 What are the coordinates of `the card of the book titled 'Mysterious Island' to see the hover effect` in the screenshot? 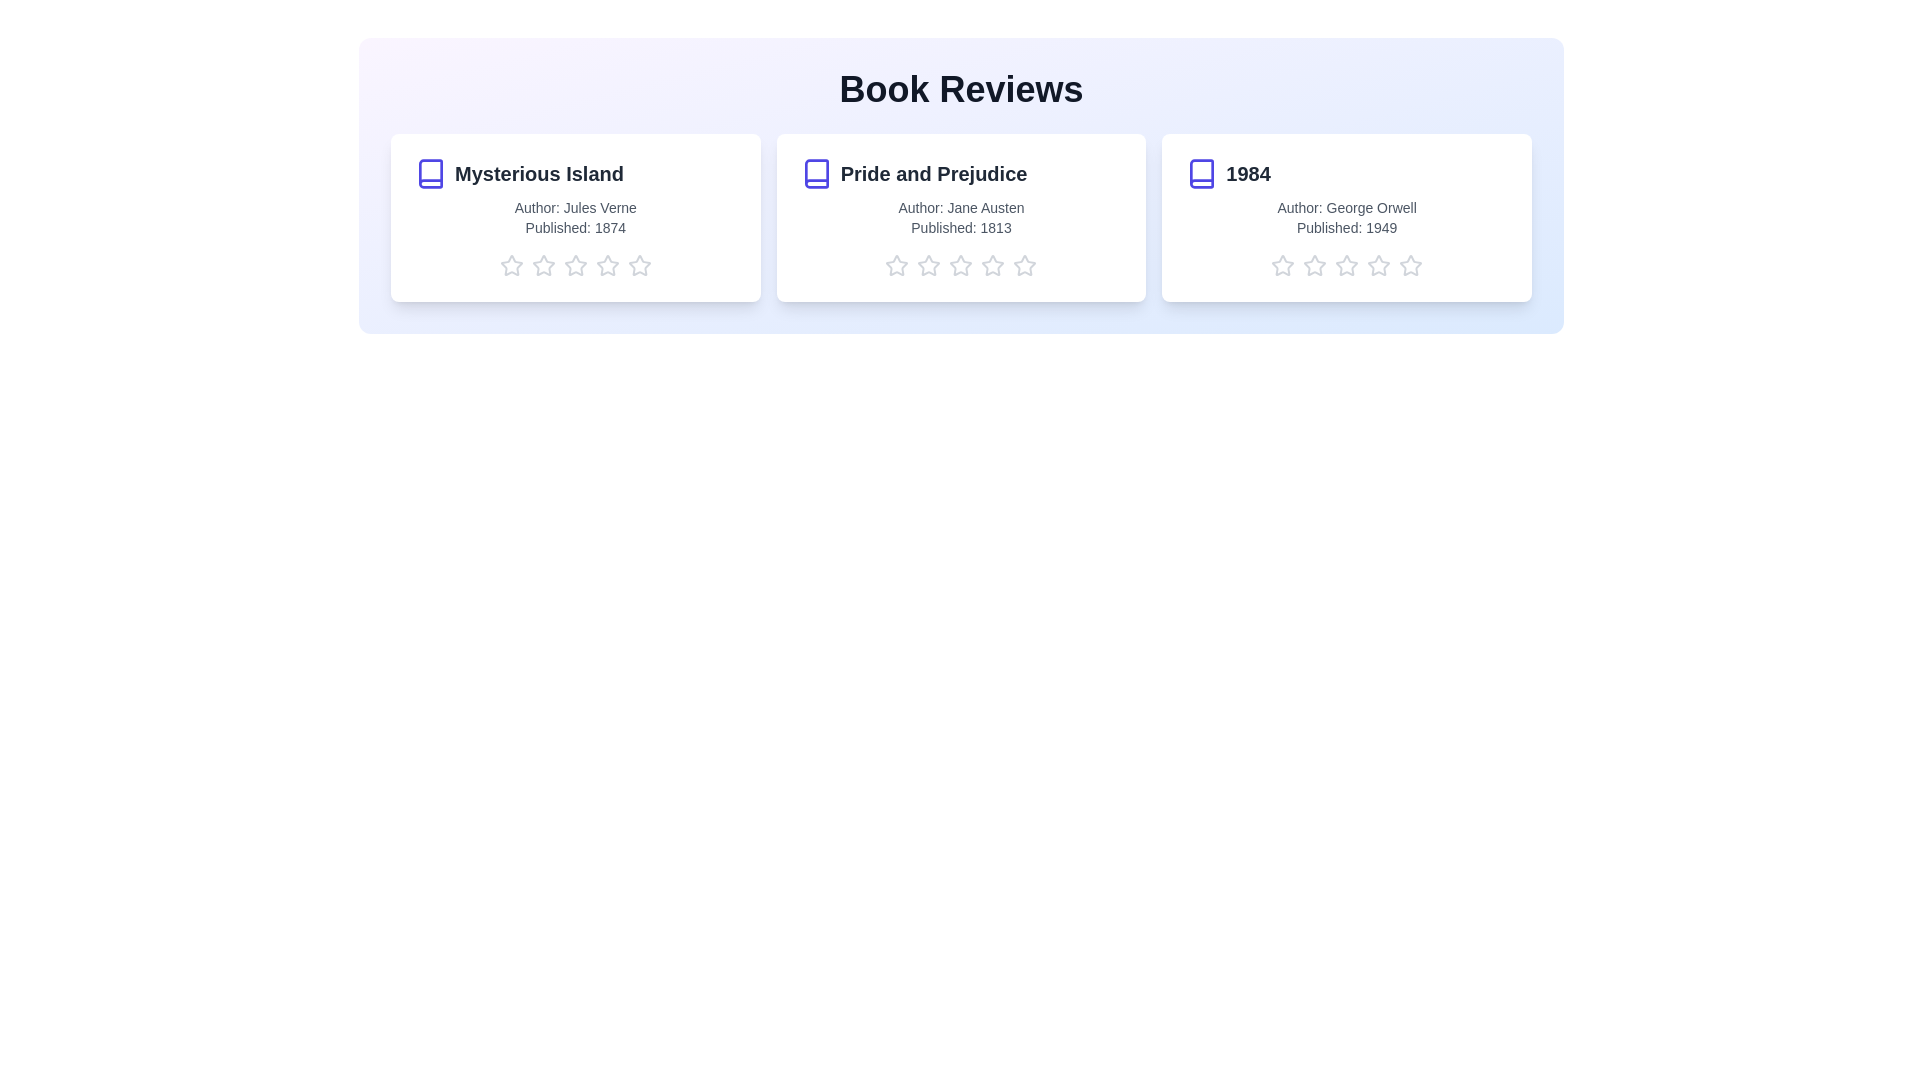 It's located at (574, 218).